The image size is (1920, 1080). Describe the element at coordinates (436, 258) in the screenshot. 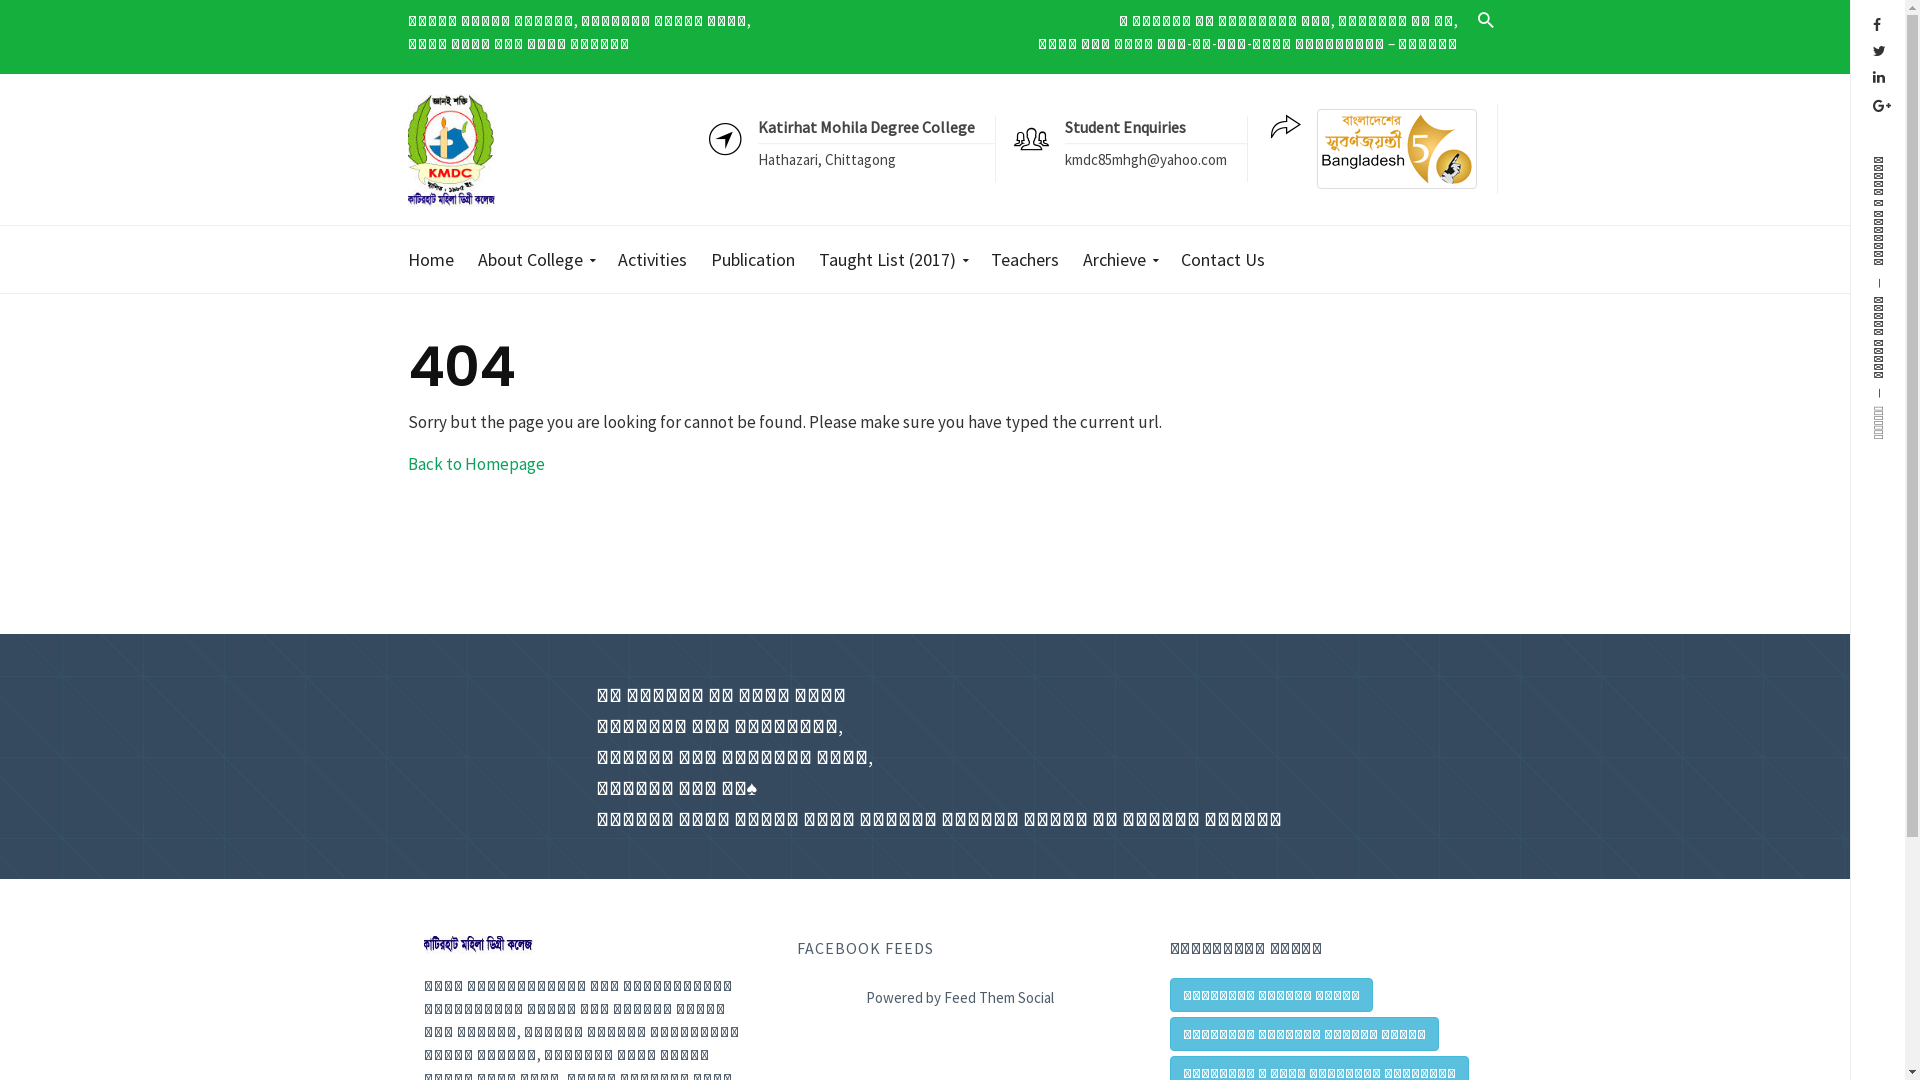

I see `'Home'` at that location.